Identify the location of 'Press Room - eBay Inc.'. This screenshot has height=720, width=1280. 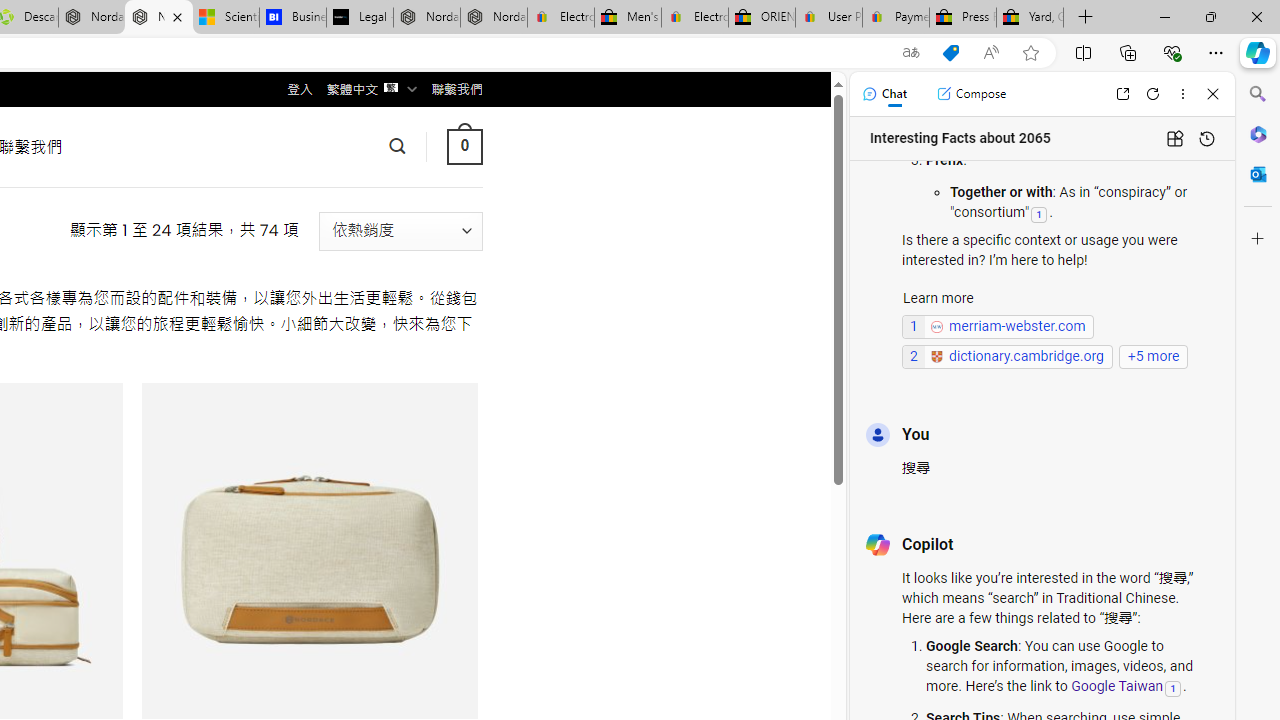
(963, 17).